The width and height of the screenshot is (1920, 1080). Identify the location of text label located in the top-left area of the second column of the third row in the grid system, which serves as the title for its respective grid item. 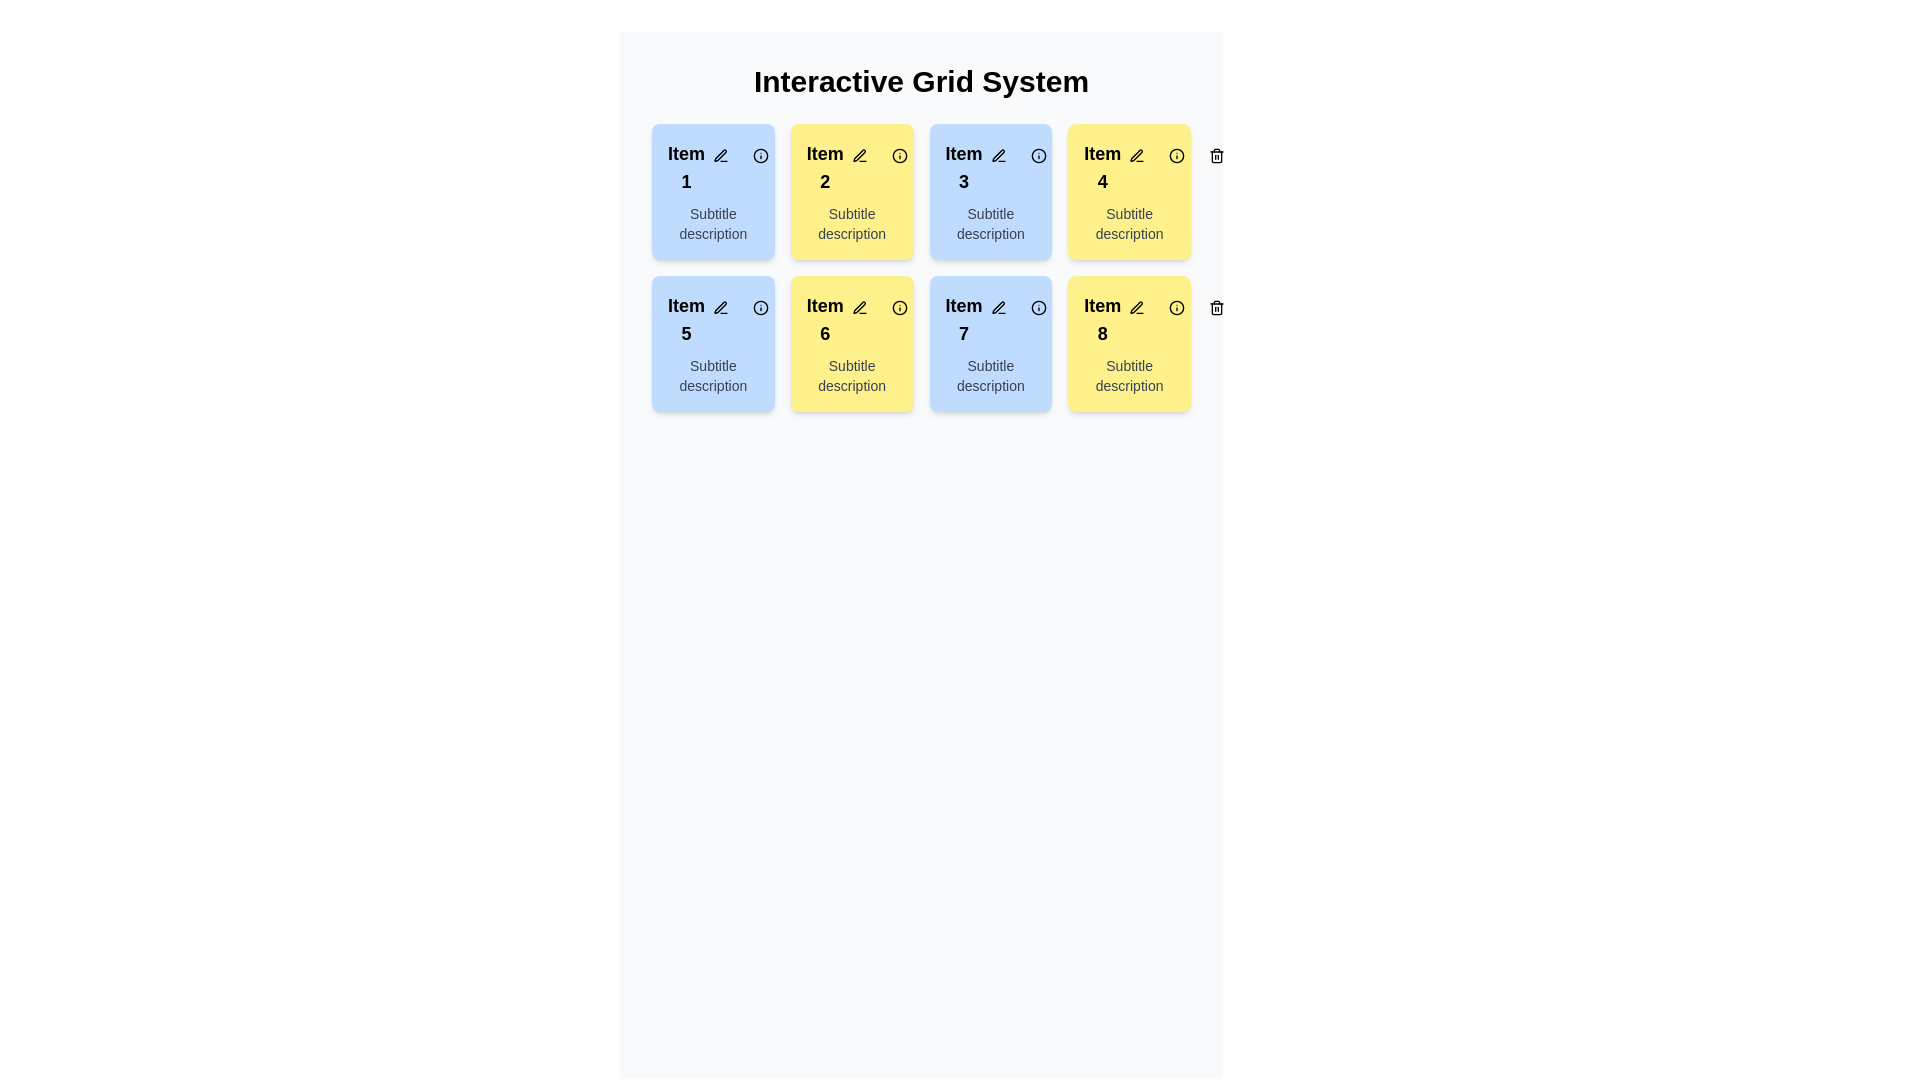
(964, 319).